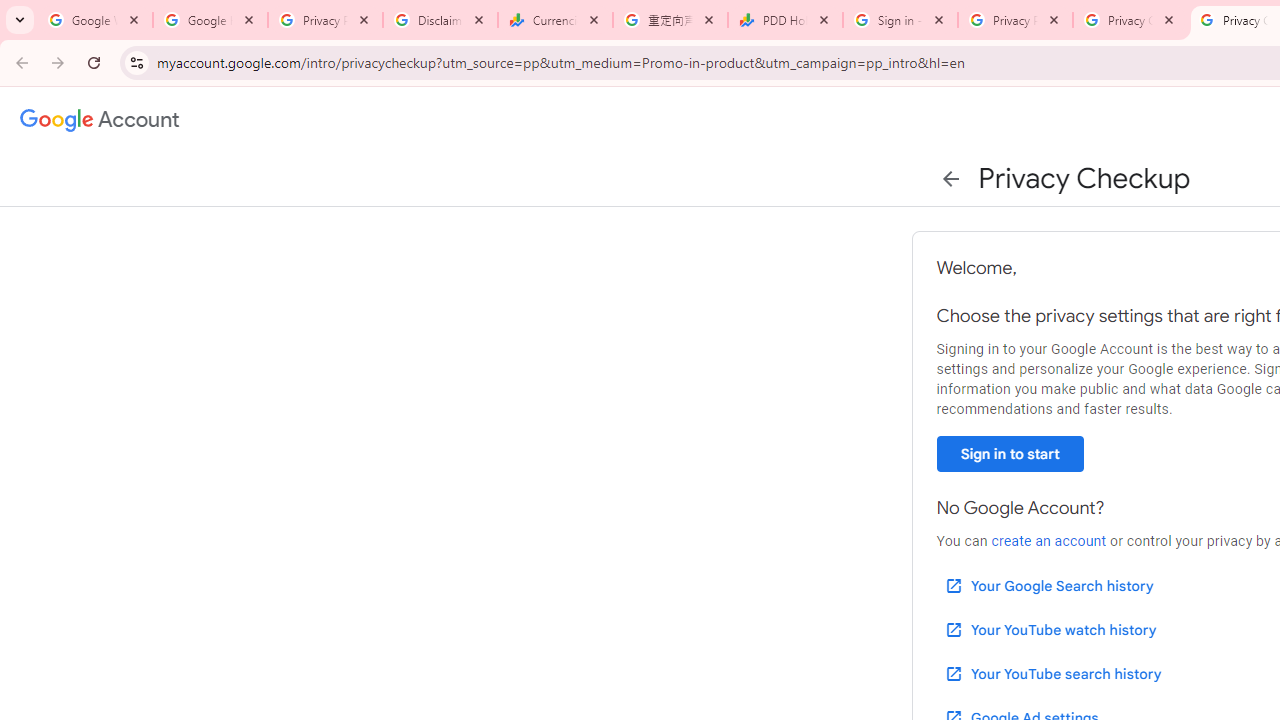 The image size is (1280, 720). Describe the element at coordinates (1009, 454) in the screenshot. I see `'Sign in to start'` at that location.